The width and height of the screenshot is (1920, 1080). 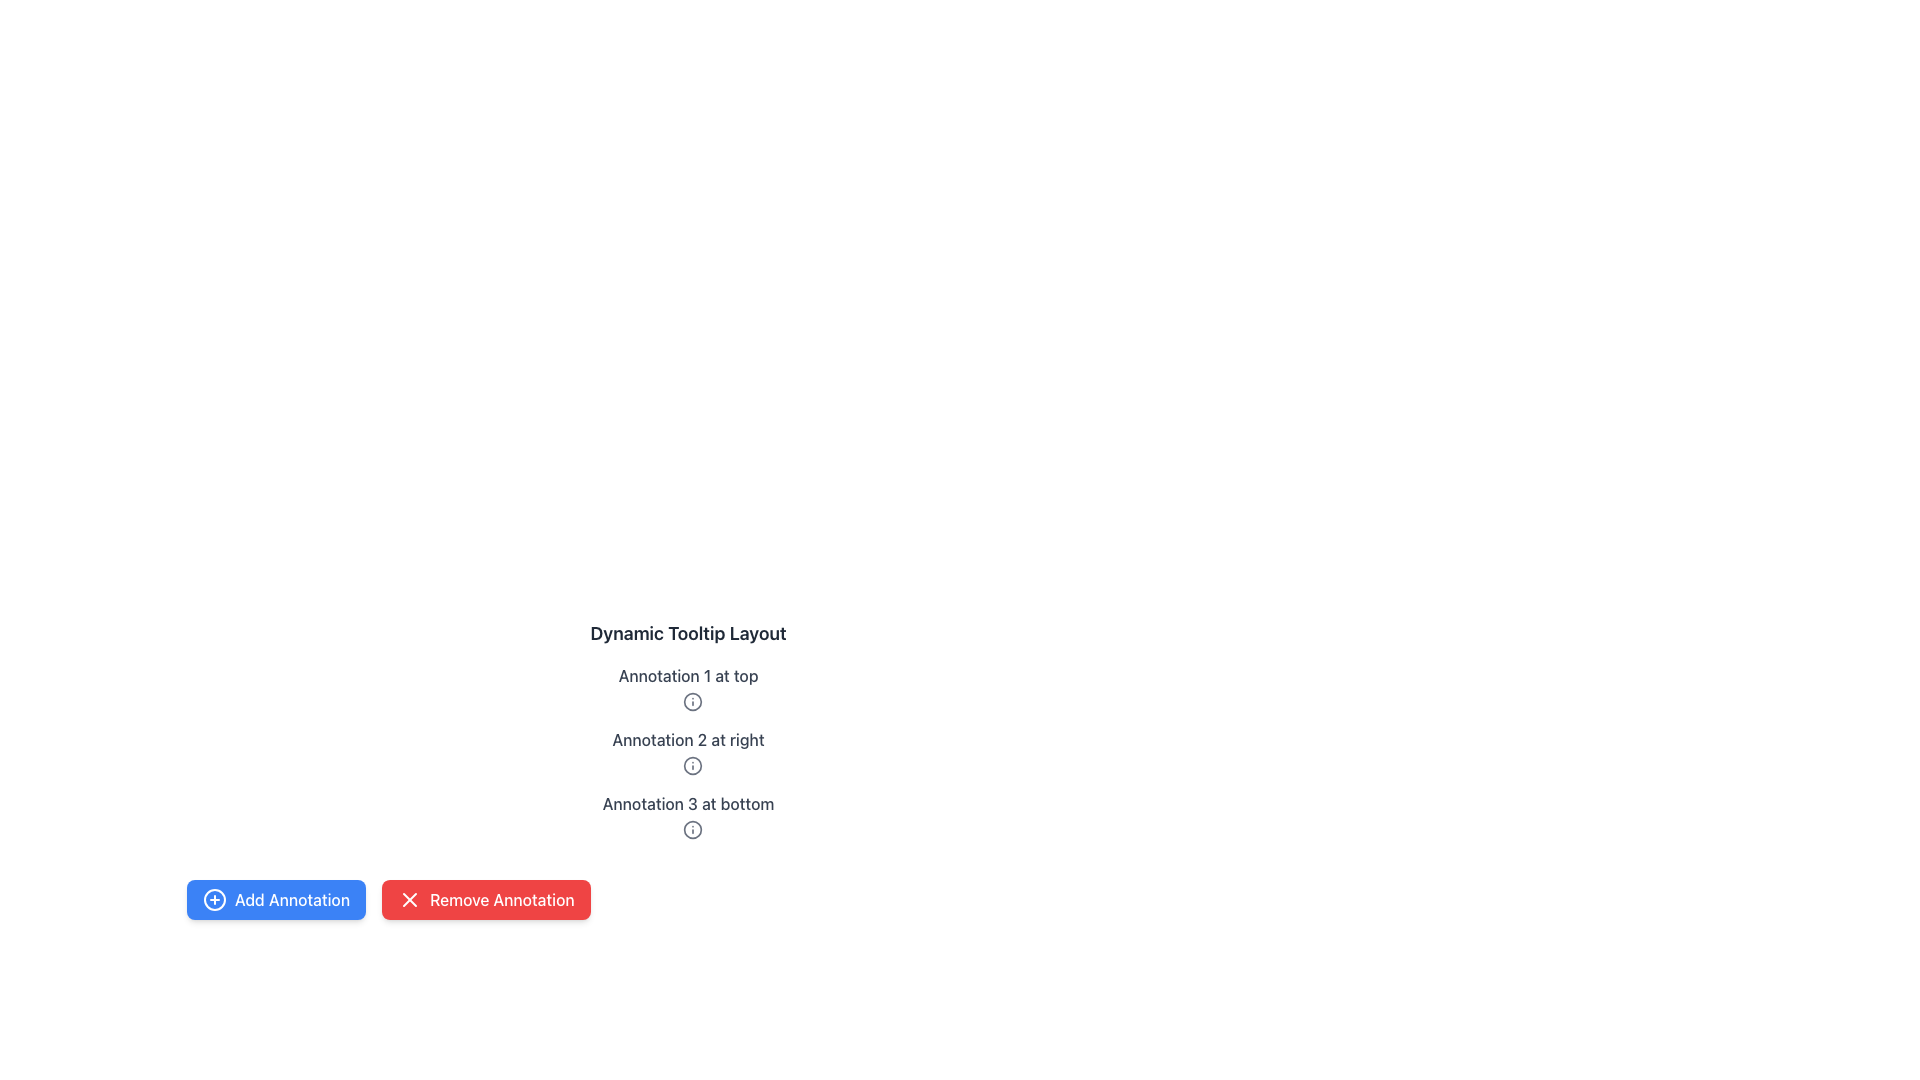 I want to click on the circular outline icon located next to the text 'Annotation 3 at bottom', so click(x=692, y=829).